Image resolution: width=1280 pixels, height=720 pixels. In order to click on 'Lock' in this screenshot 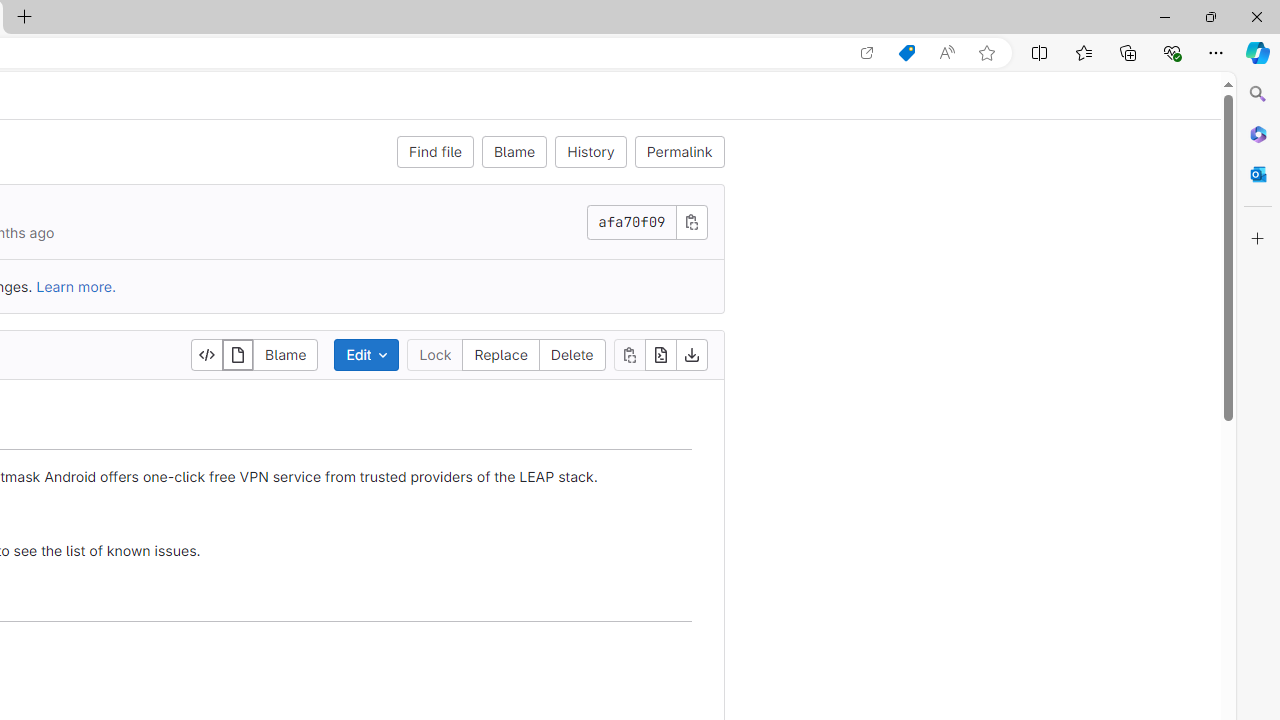, I will do `click(434, 353)`.